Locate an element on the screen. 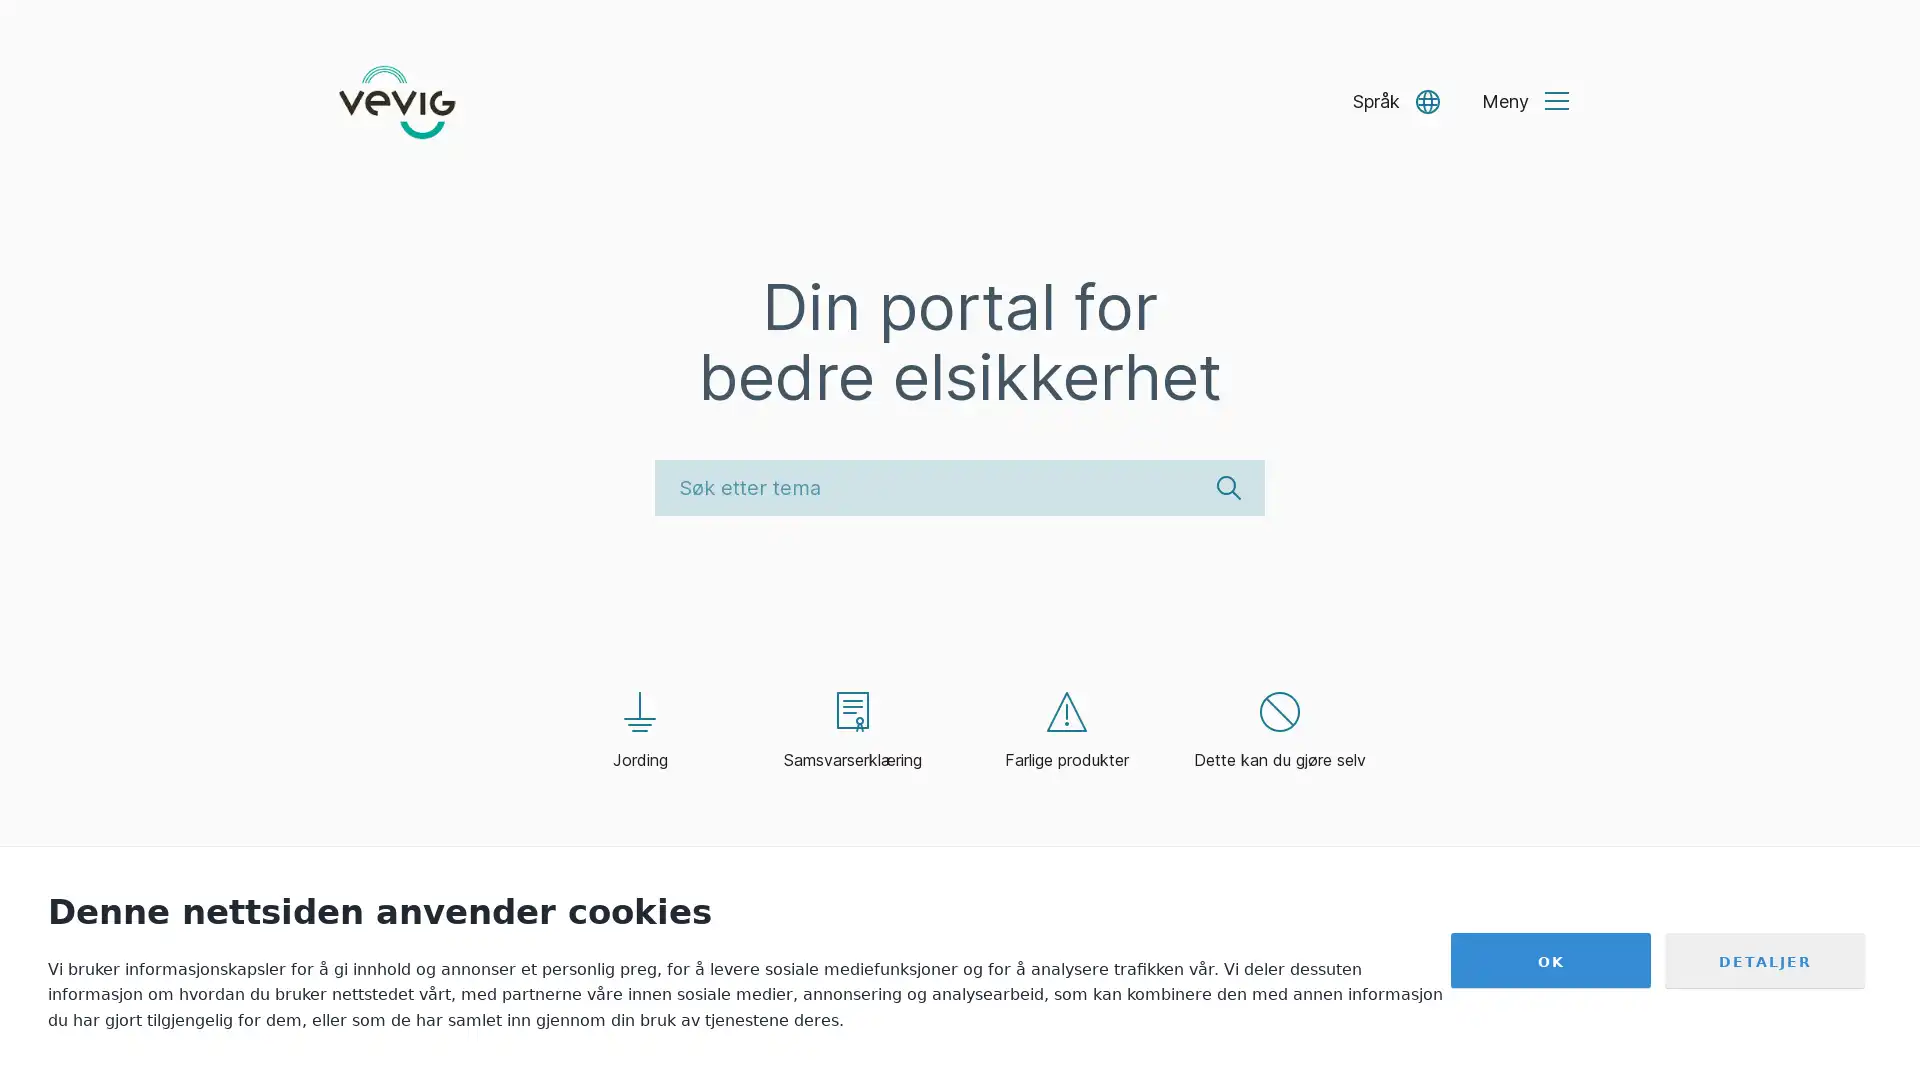 The width and height of the screenshot is (1920, 1080). Meny is located at coordinates (1524, 101).